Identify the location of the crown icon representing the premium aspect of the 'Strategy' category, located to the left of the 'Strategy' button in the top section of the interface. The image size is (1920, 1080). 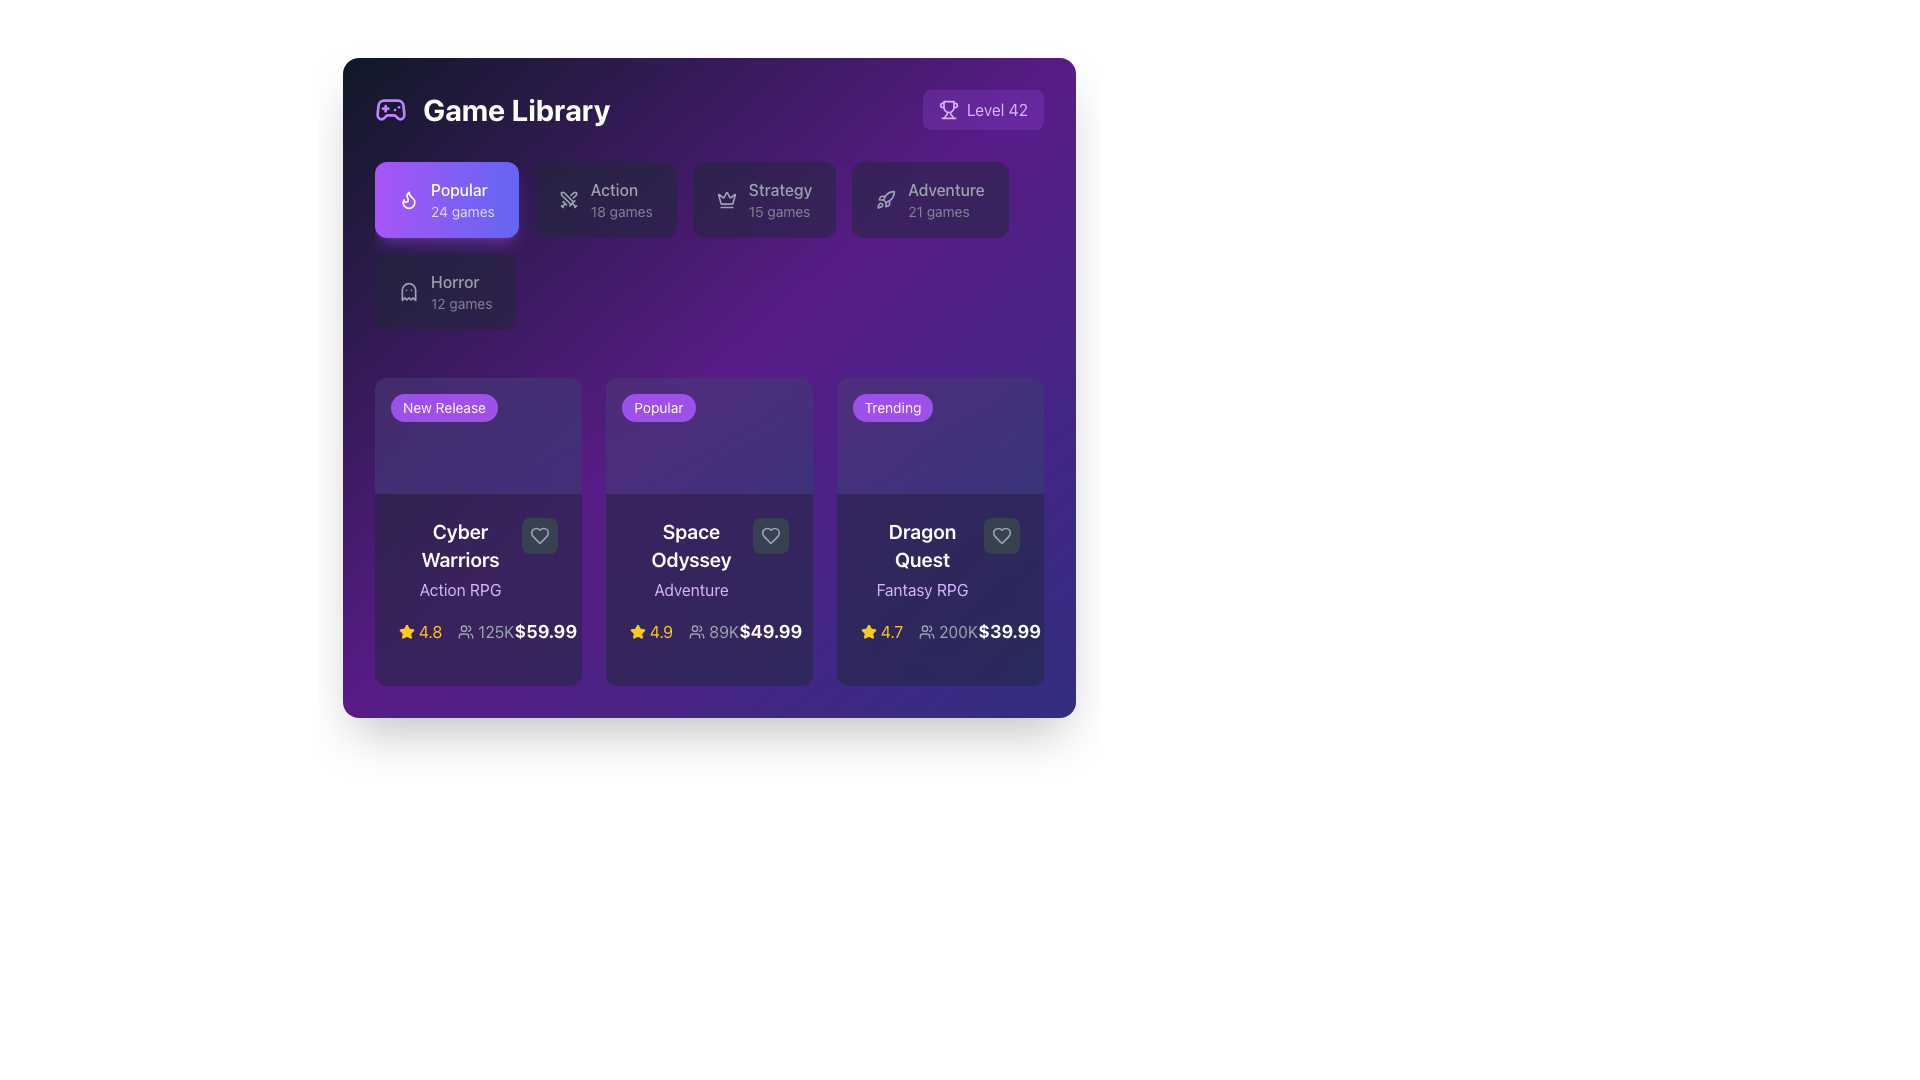
(725, 200).